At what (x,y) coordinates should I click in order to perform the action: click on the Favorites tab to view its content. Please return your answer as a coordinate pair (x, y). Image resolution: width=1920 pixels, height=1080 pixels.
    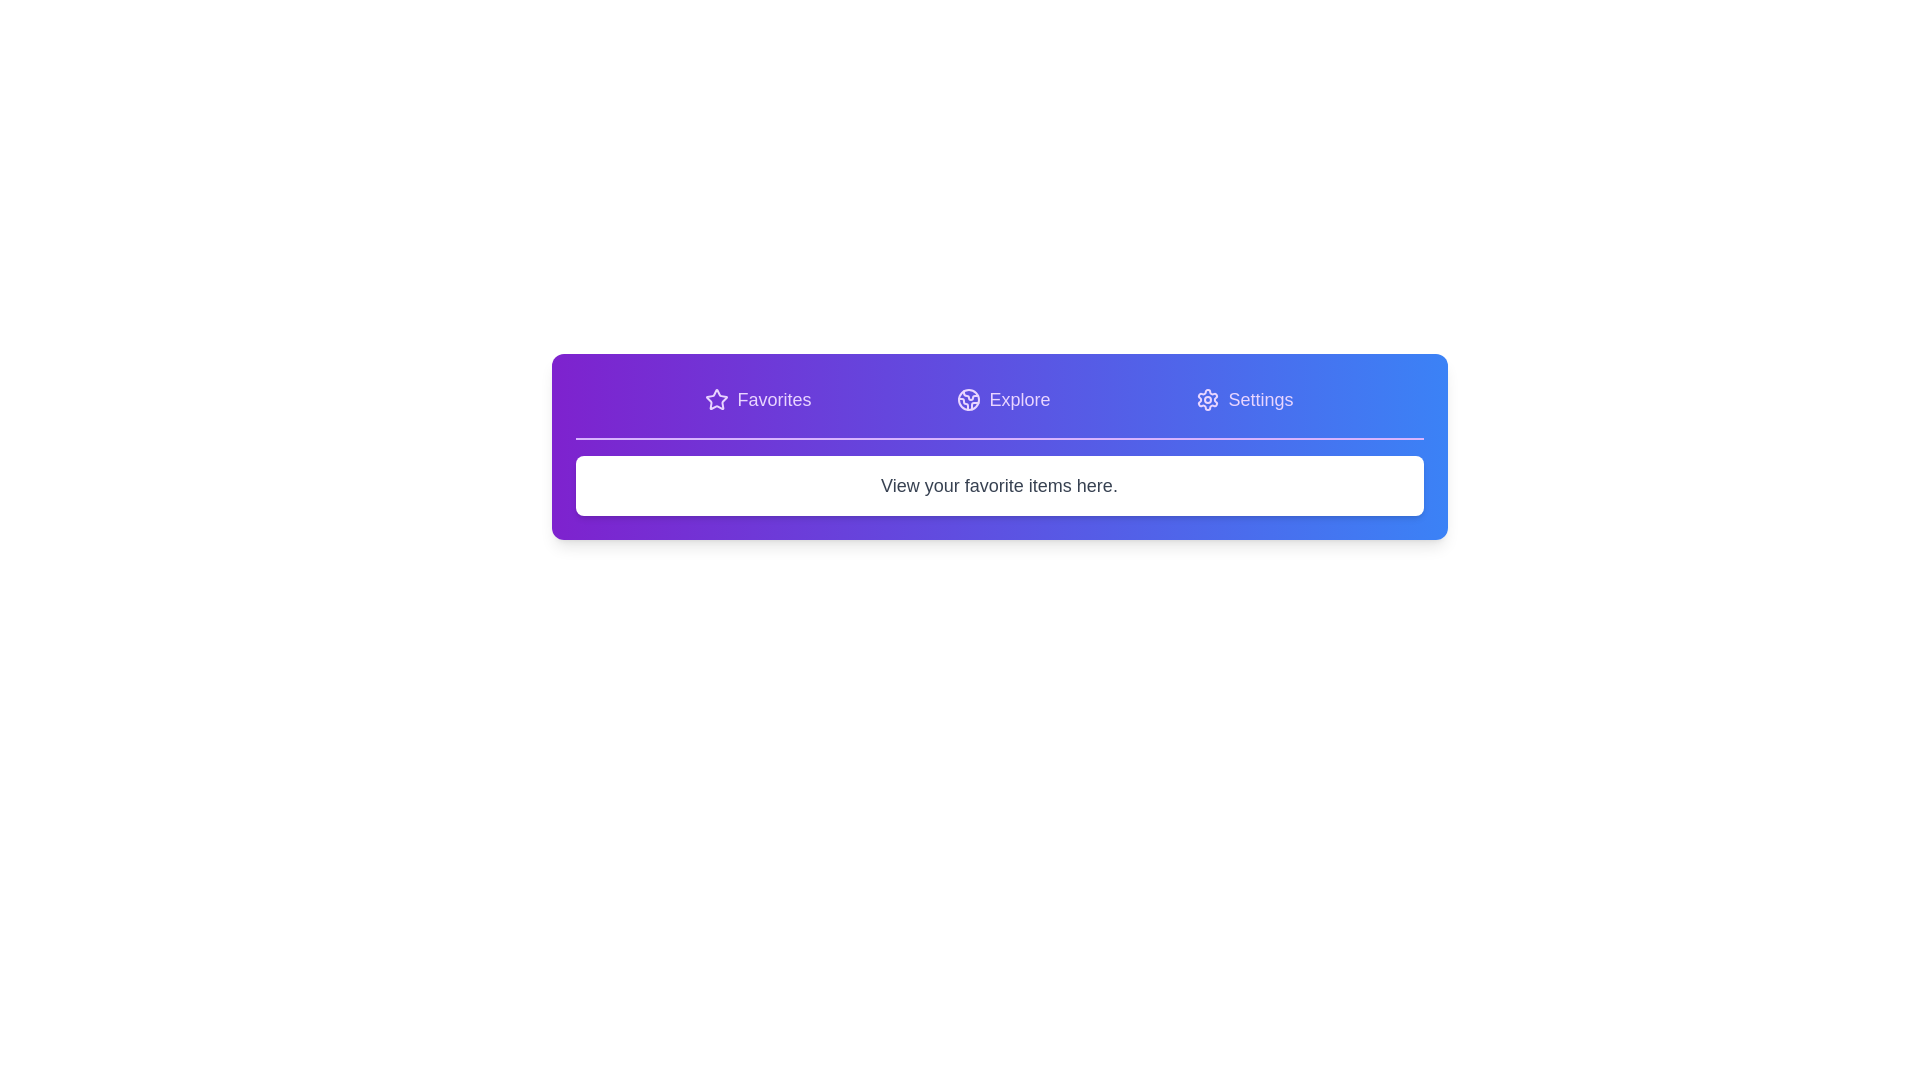
    Looking at the image, I should click on (757, 400).